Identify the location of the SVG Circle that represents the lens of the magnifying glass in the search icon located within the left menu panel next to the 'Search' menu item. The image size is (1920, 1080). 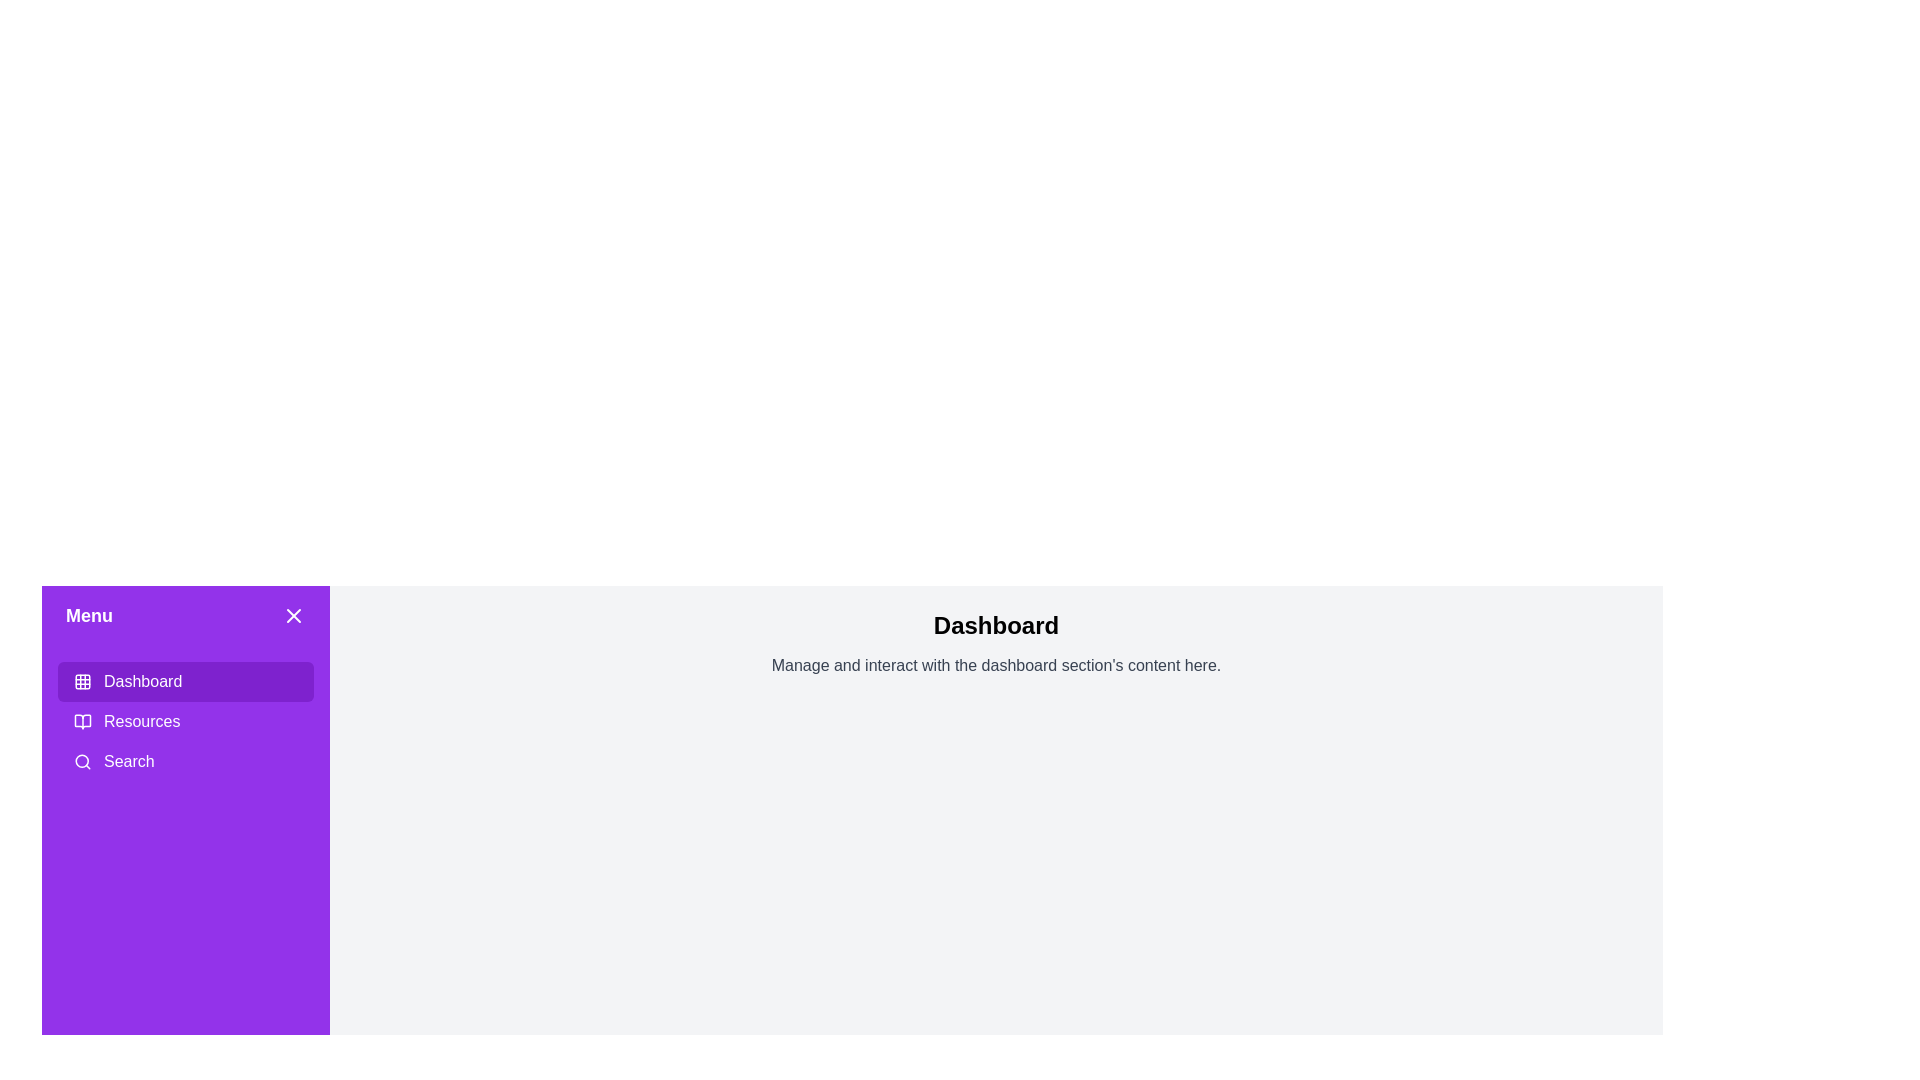
(81, 761).